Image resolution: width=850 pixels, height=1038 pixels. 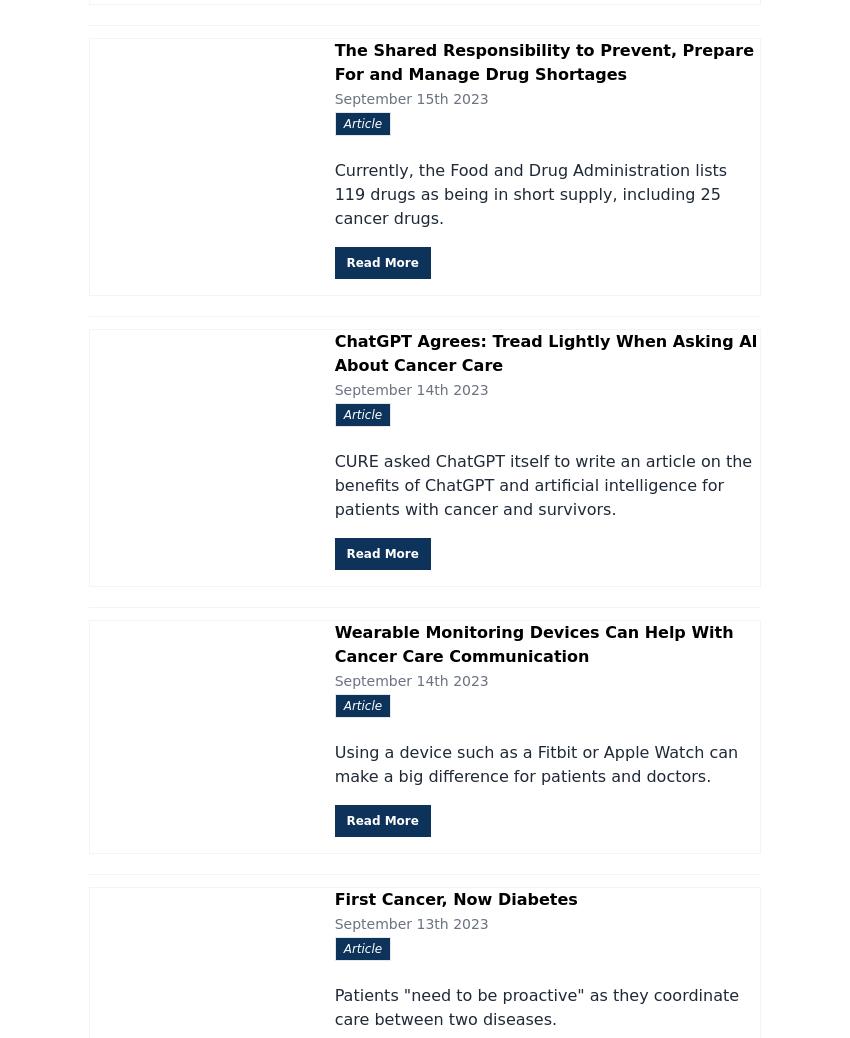 What do you see at coordinates (410, 96) in the screenshot?
I see `'September 15th 2023'` at bounding box center [410, 96].